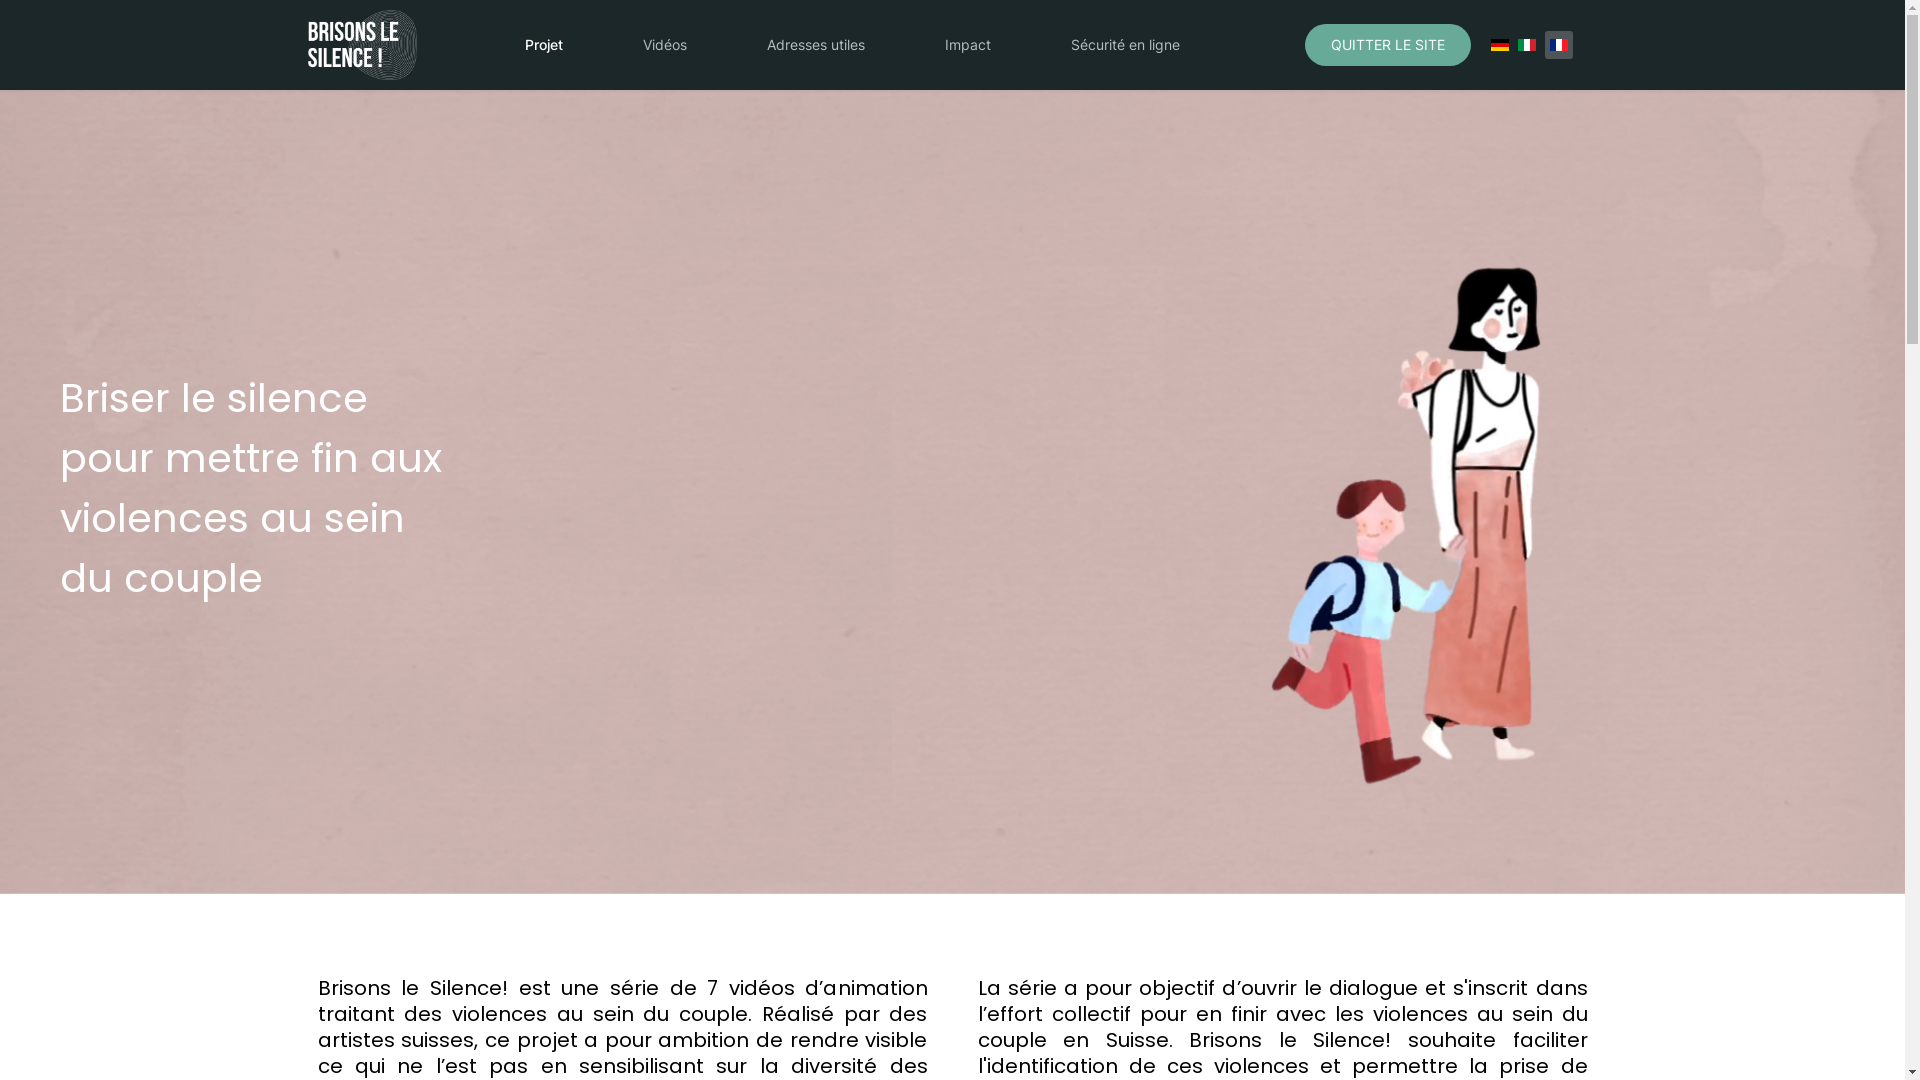  Describe the element at coordinates (1525, 45) in the screenshot. I see `'Italiano (it-IT)'` at that location.